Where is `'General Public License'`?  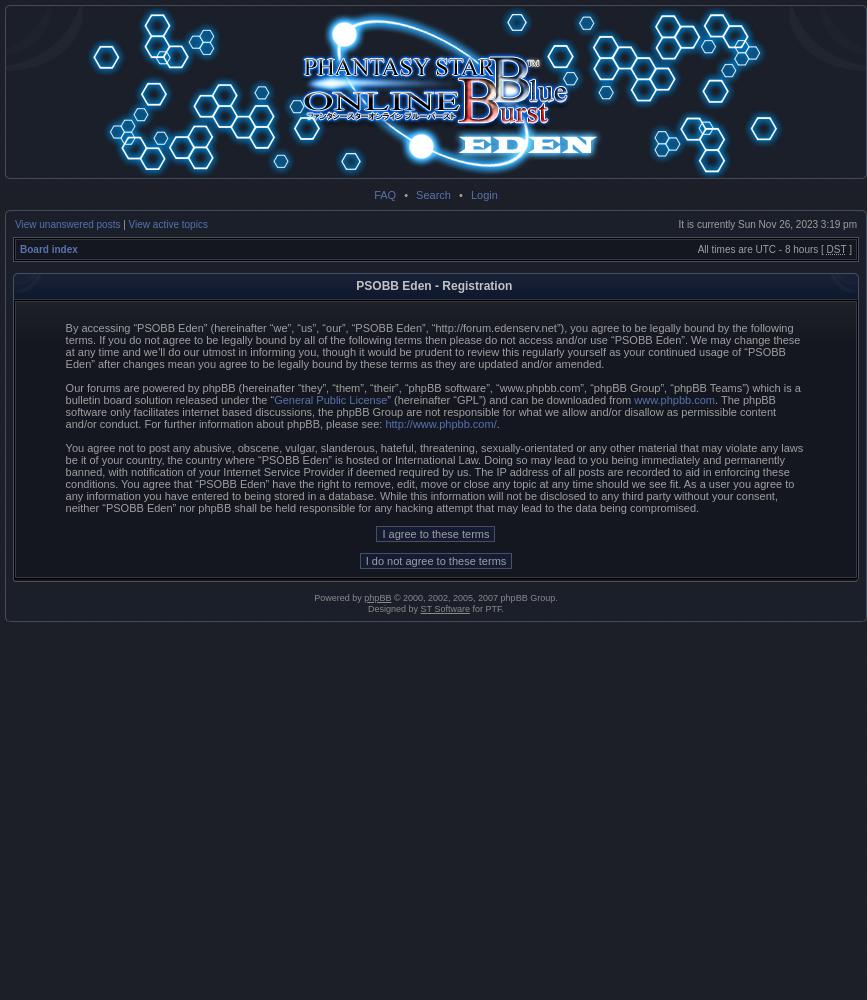 'General Public License' is located at coordinates (330, 400).